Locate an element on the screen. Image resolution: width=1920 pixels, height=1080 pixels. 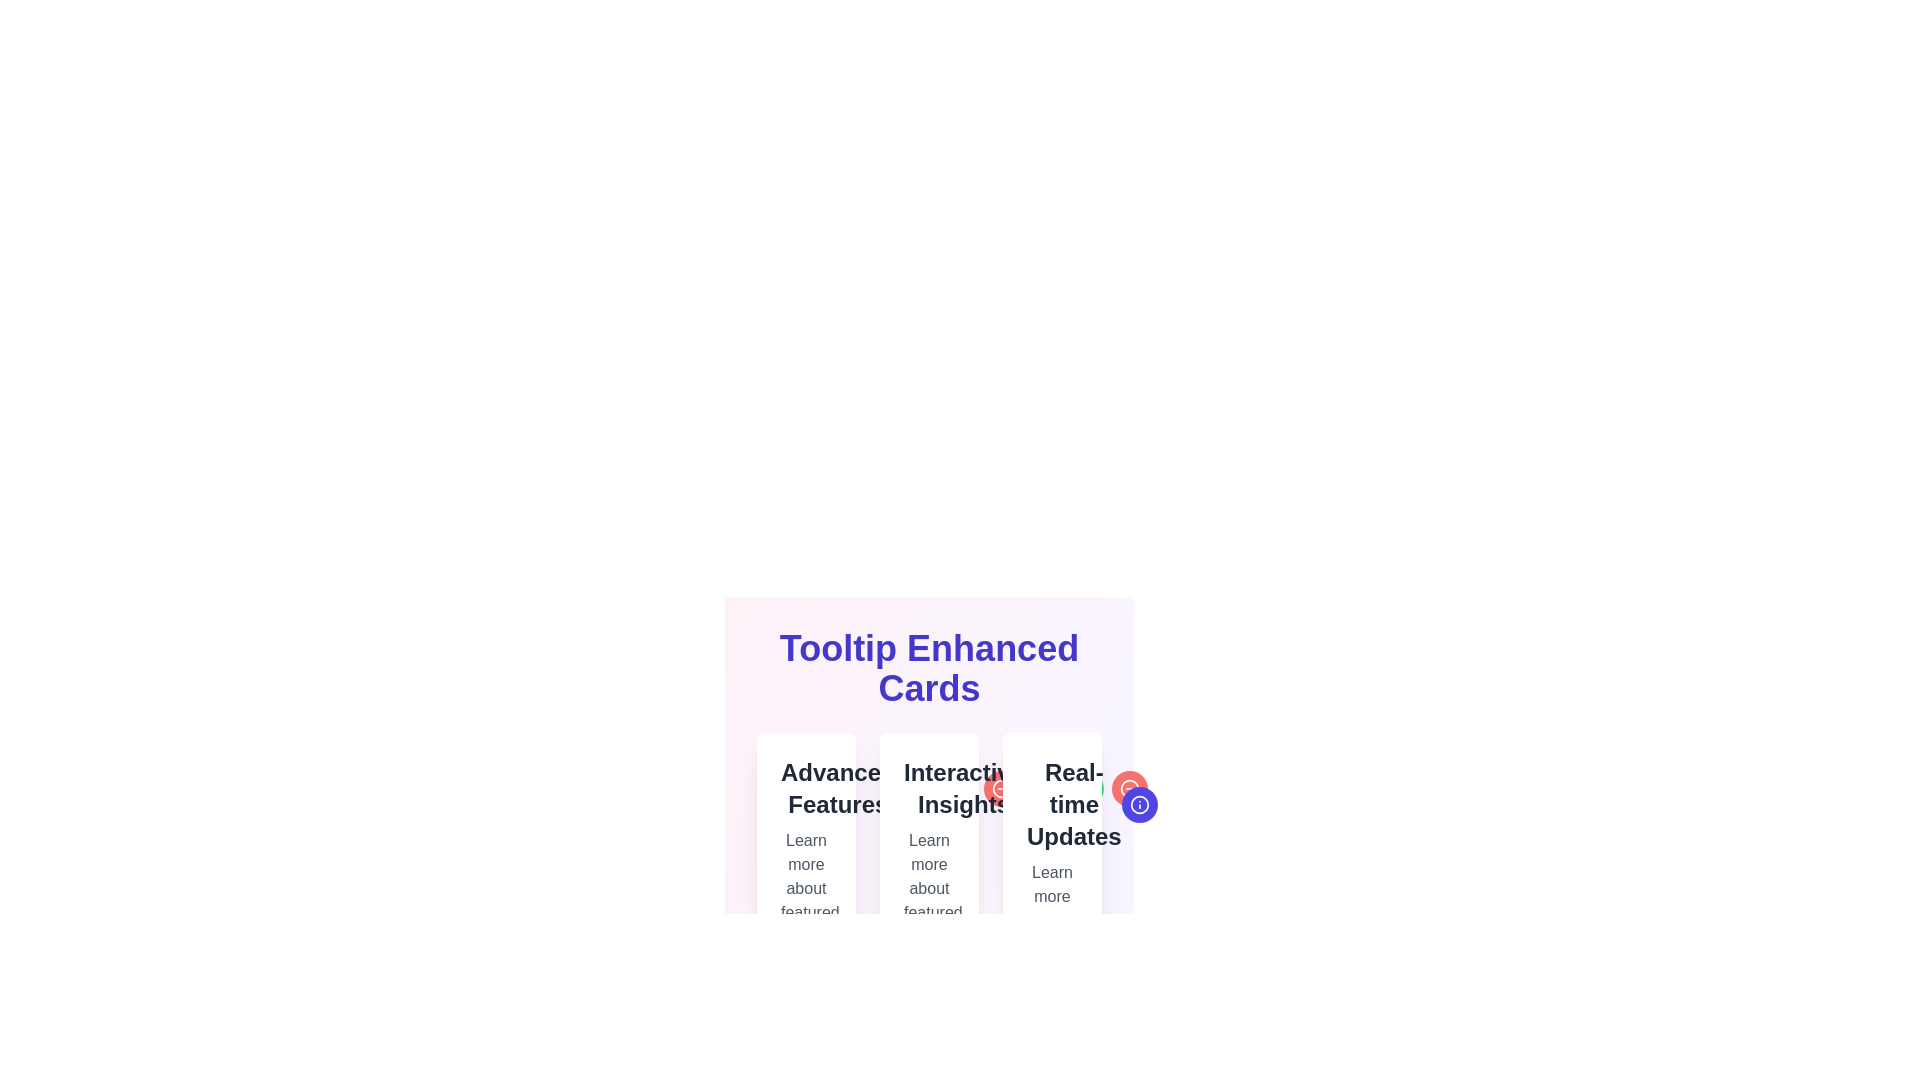
the Action button with an icon, which is centrally aligned in a circular red background near the 'Real-time Updates' section is located at coordinates (1226, 804).